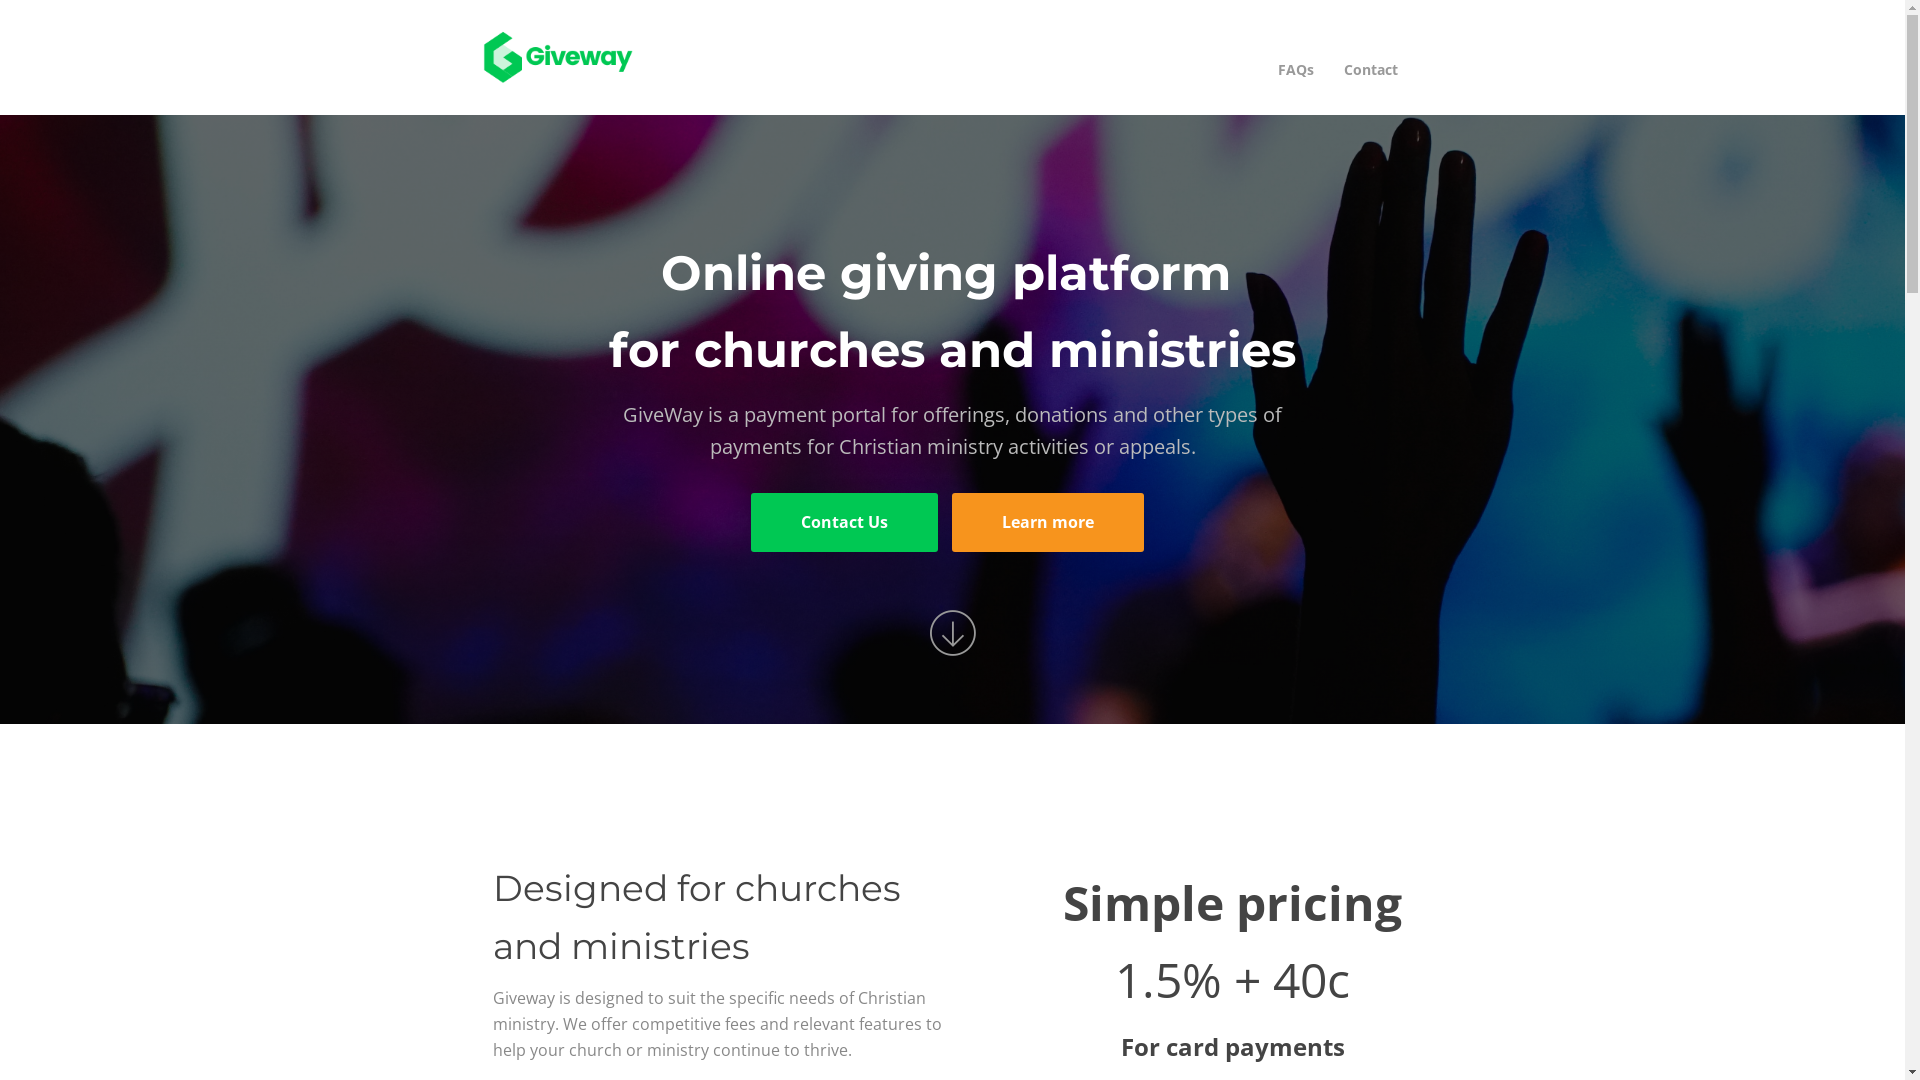 Image resolution: width=1920 pixels, height=1080 pixels. Describe the element at coordinates (1046, 521) in the screenshot. I see `'Learn more'` at that location.